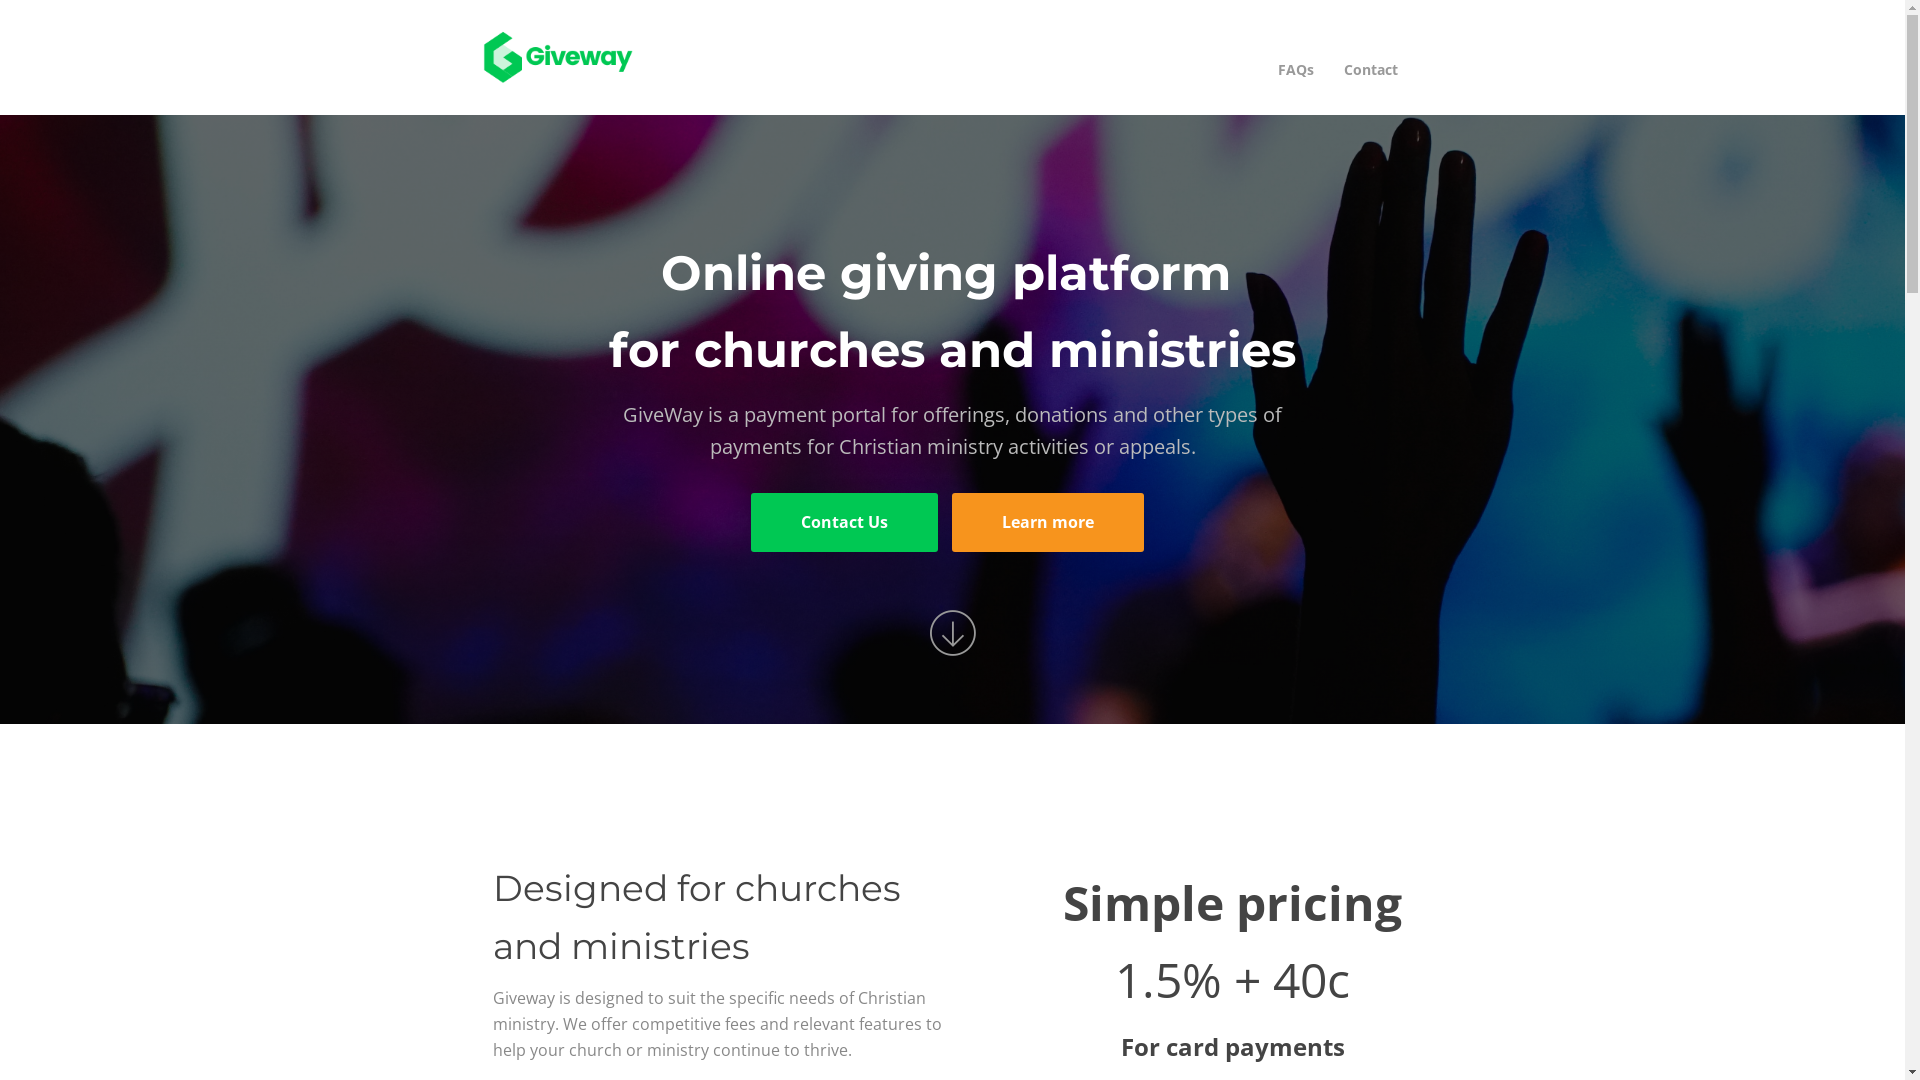 Image resolution: width=1920 pixels, height=1080 pixels. Describe the element at coordinates (1046, 521) in the screenshot. I see `'Learn more'` at that location.